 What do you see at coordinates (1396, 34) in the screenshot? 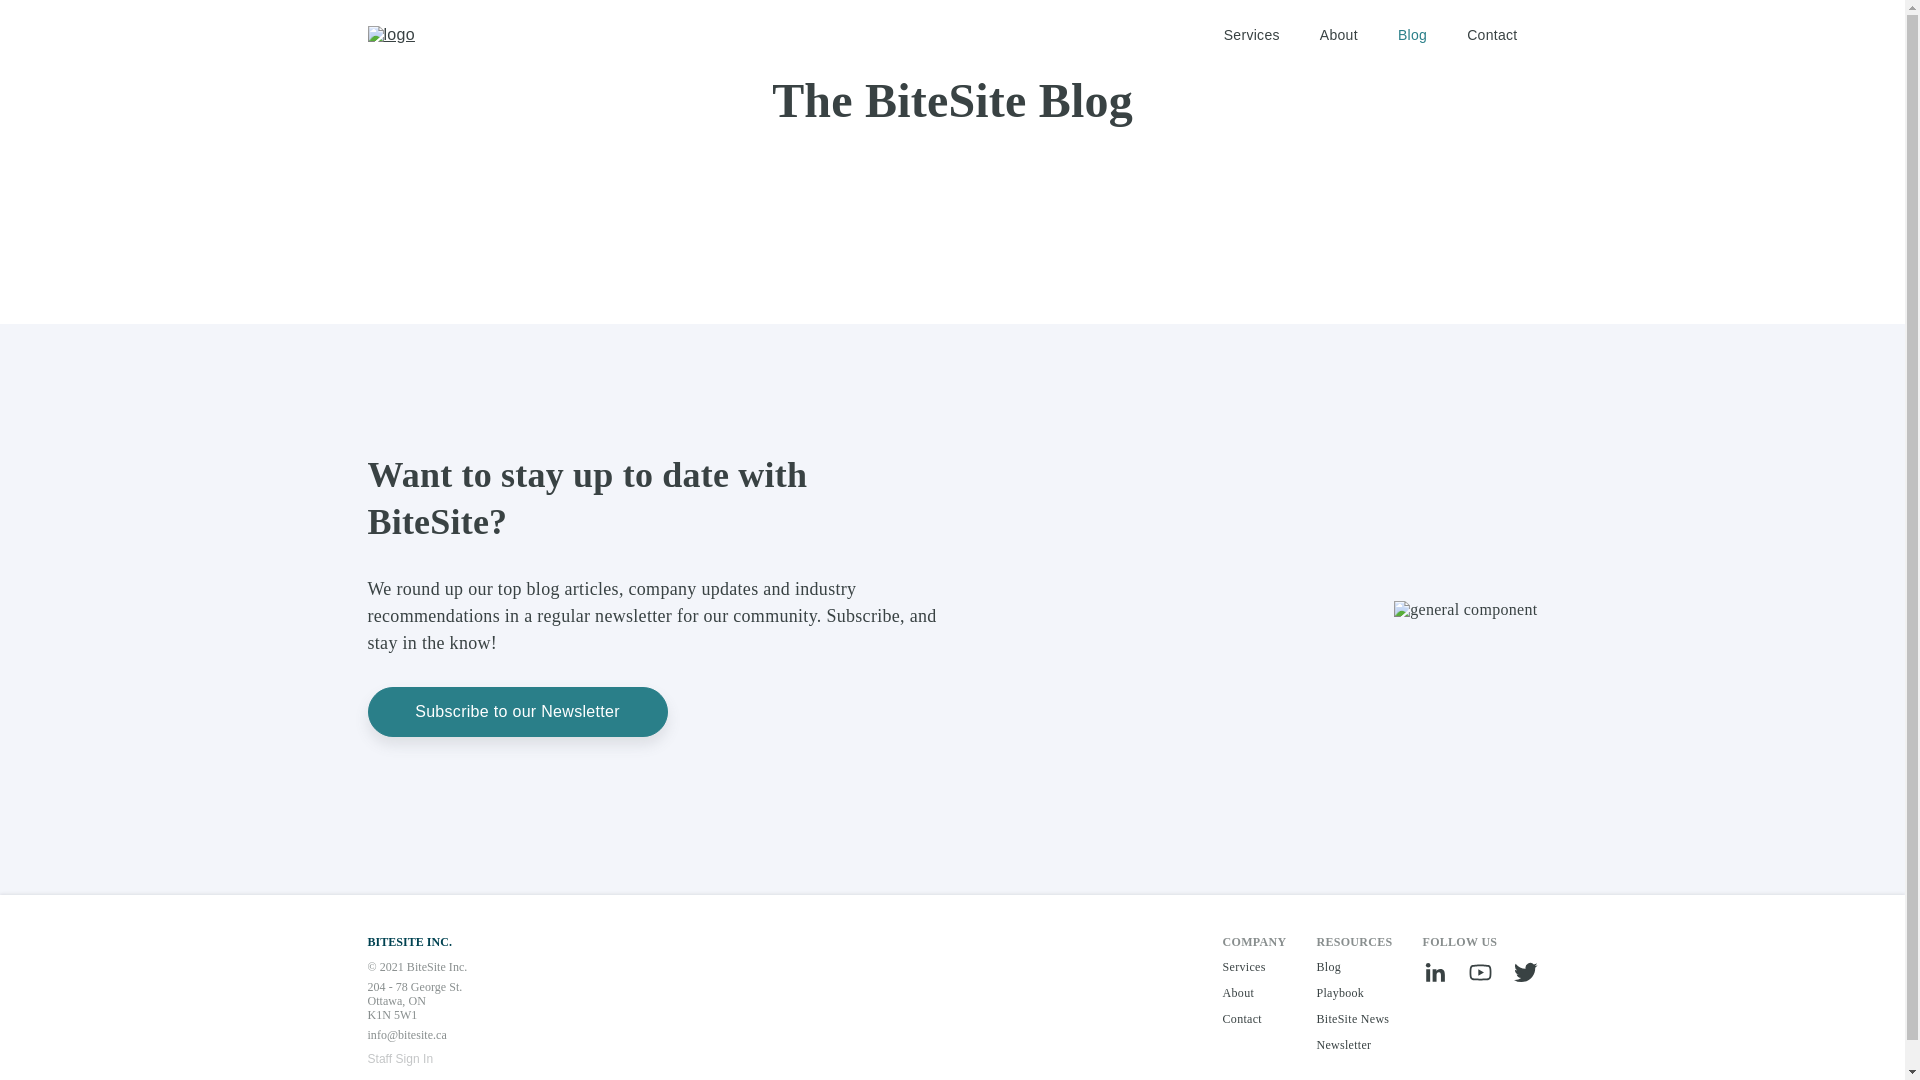
I see `'Blog'` at bounding box center [1396, 34].